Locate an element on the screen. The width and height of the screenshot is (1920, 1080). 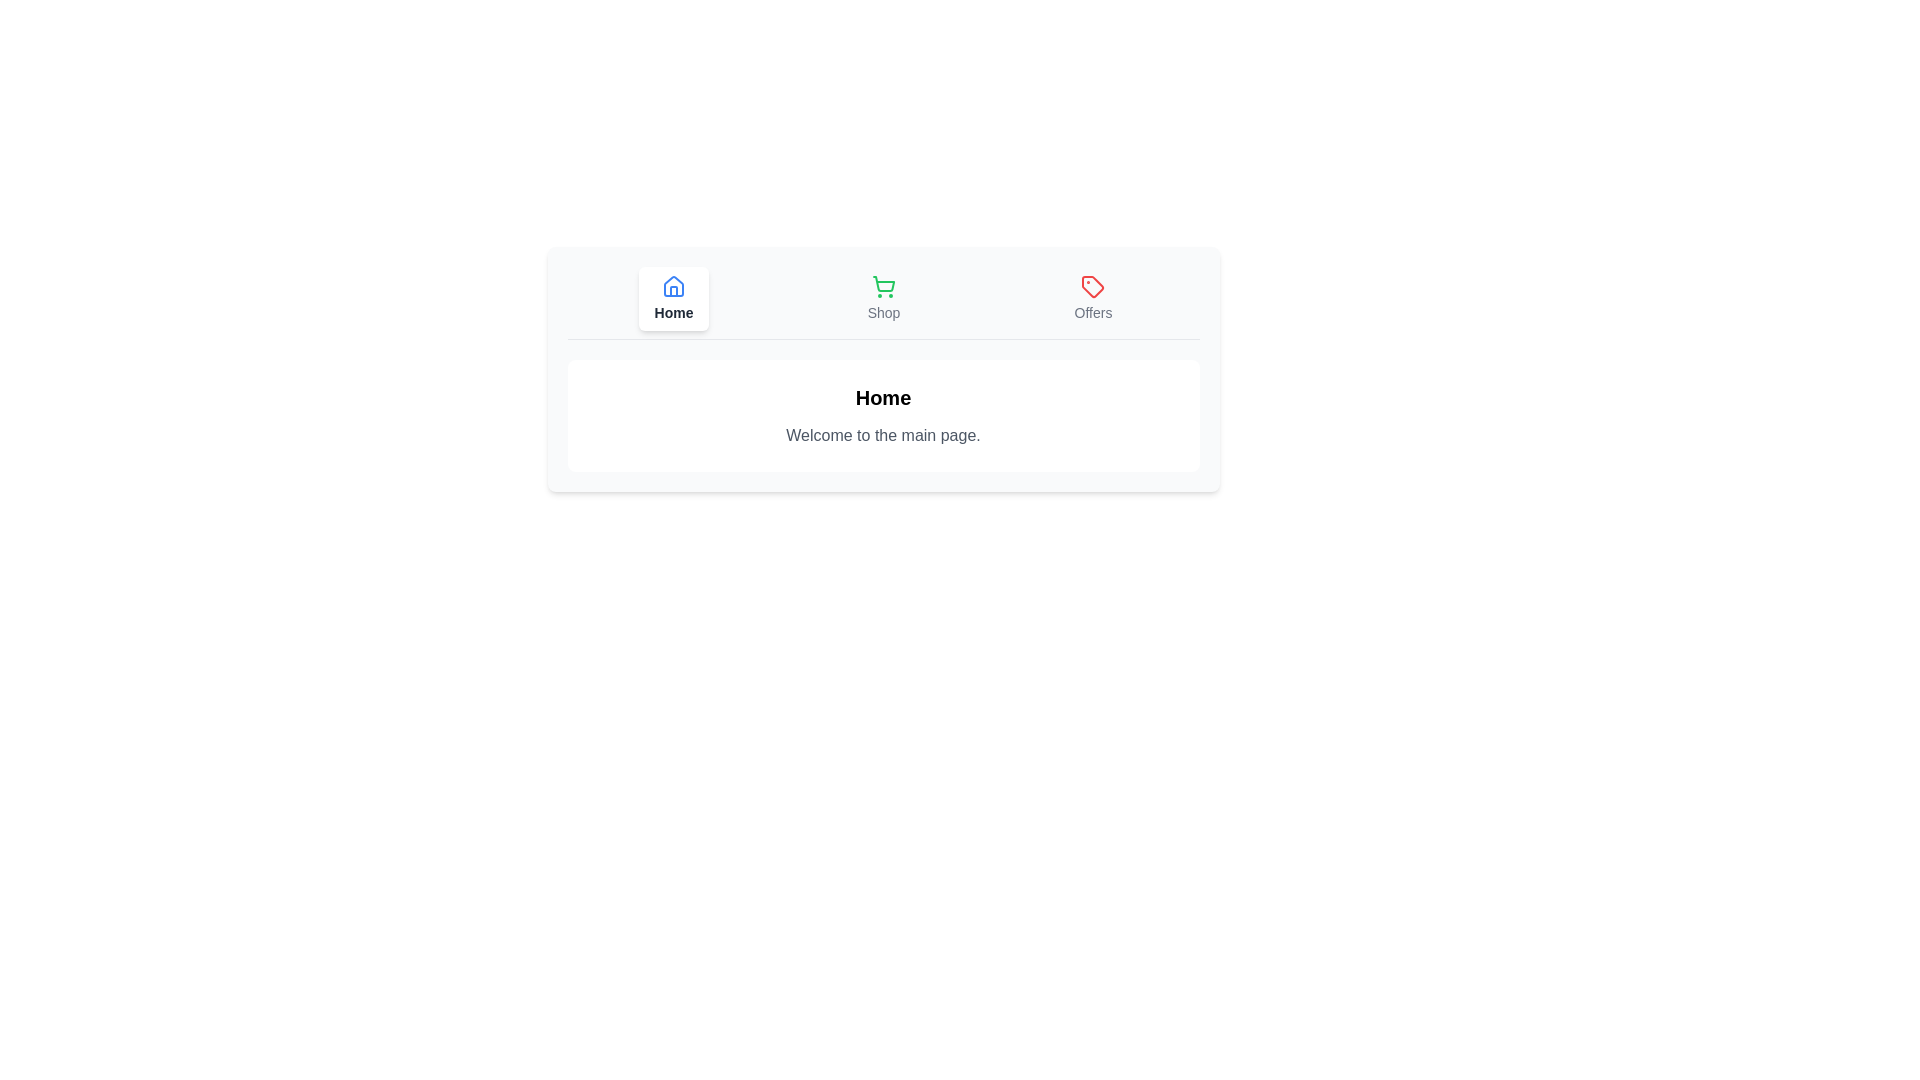
the button labeled Shop is located at coordinates (882, 299).